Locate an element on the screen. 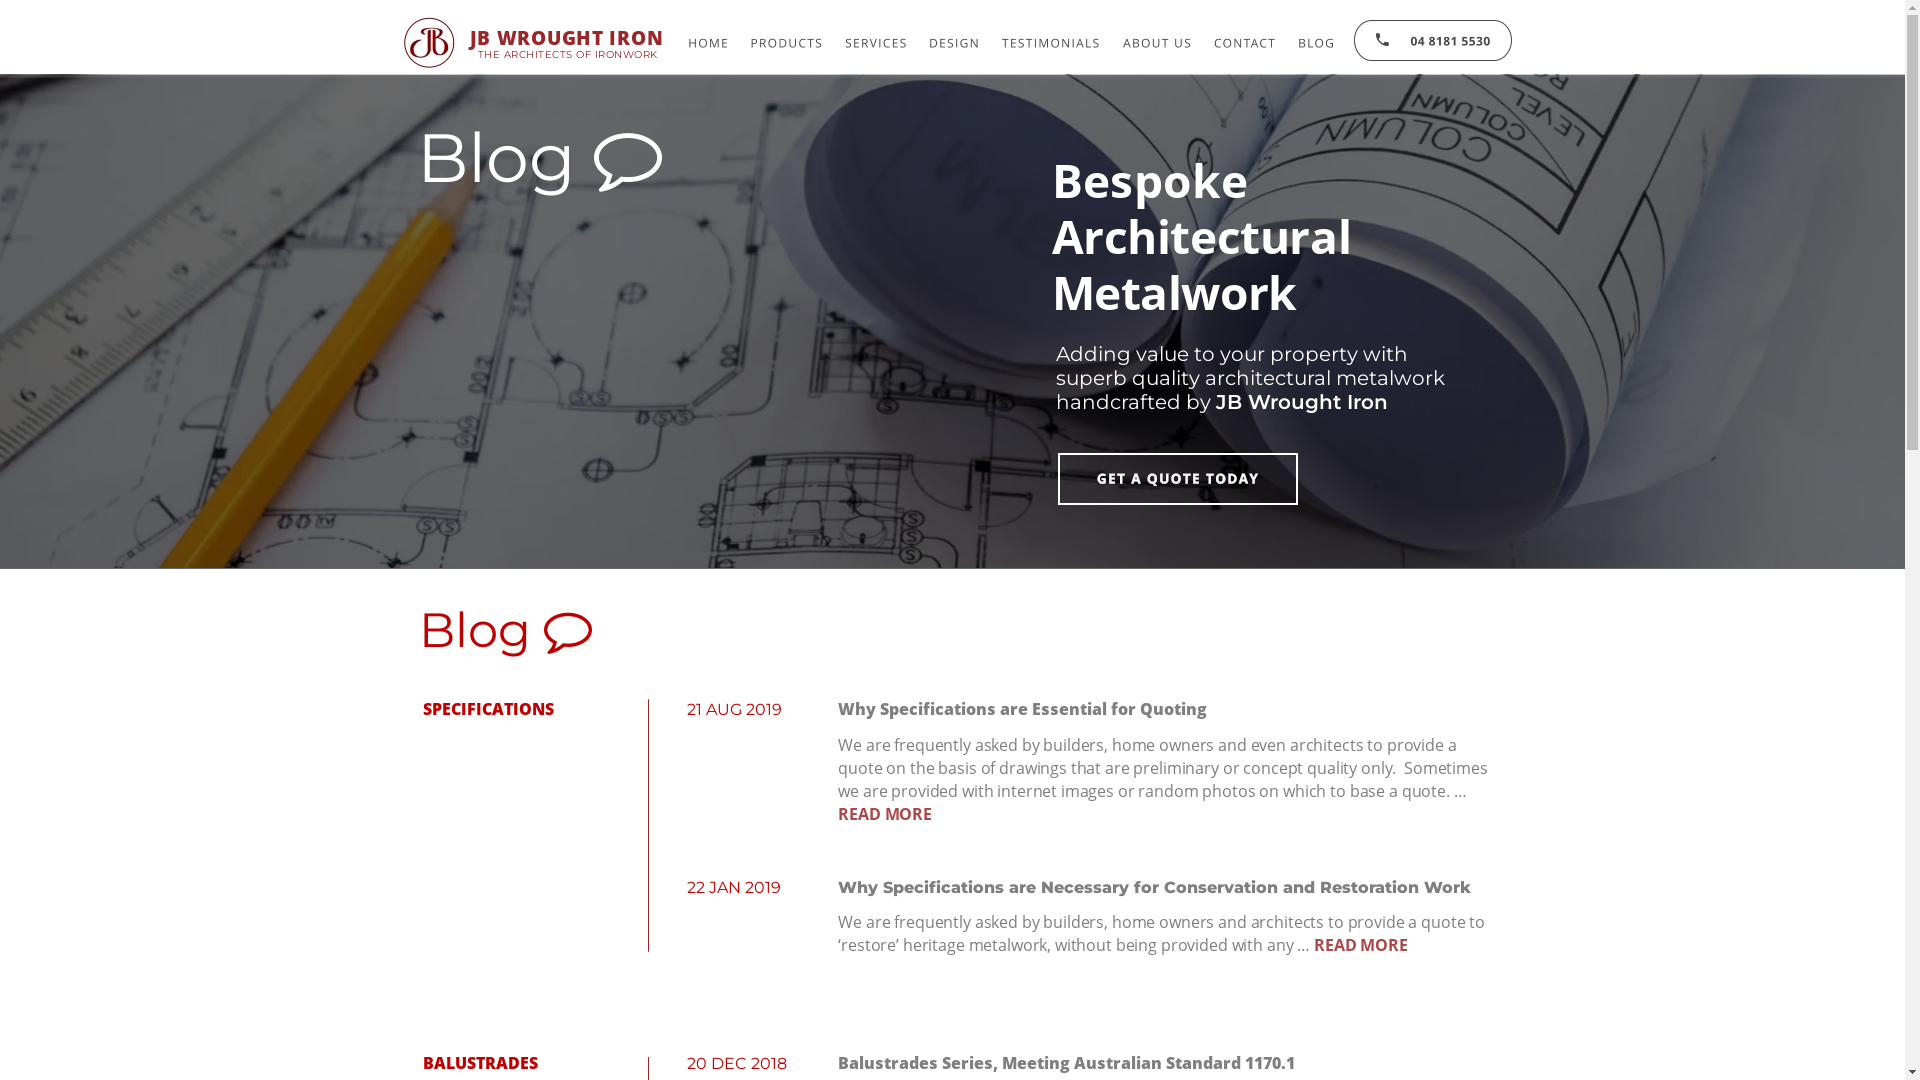 The image size is (1920, 1080). 'JB WROUGHT IRON' is located at coordinates (565, 38).